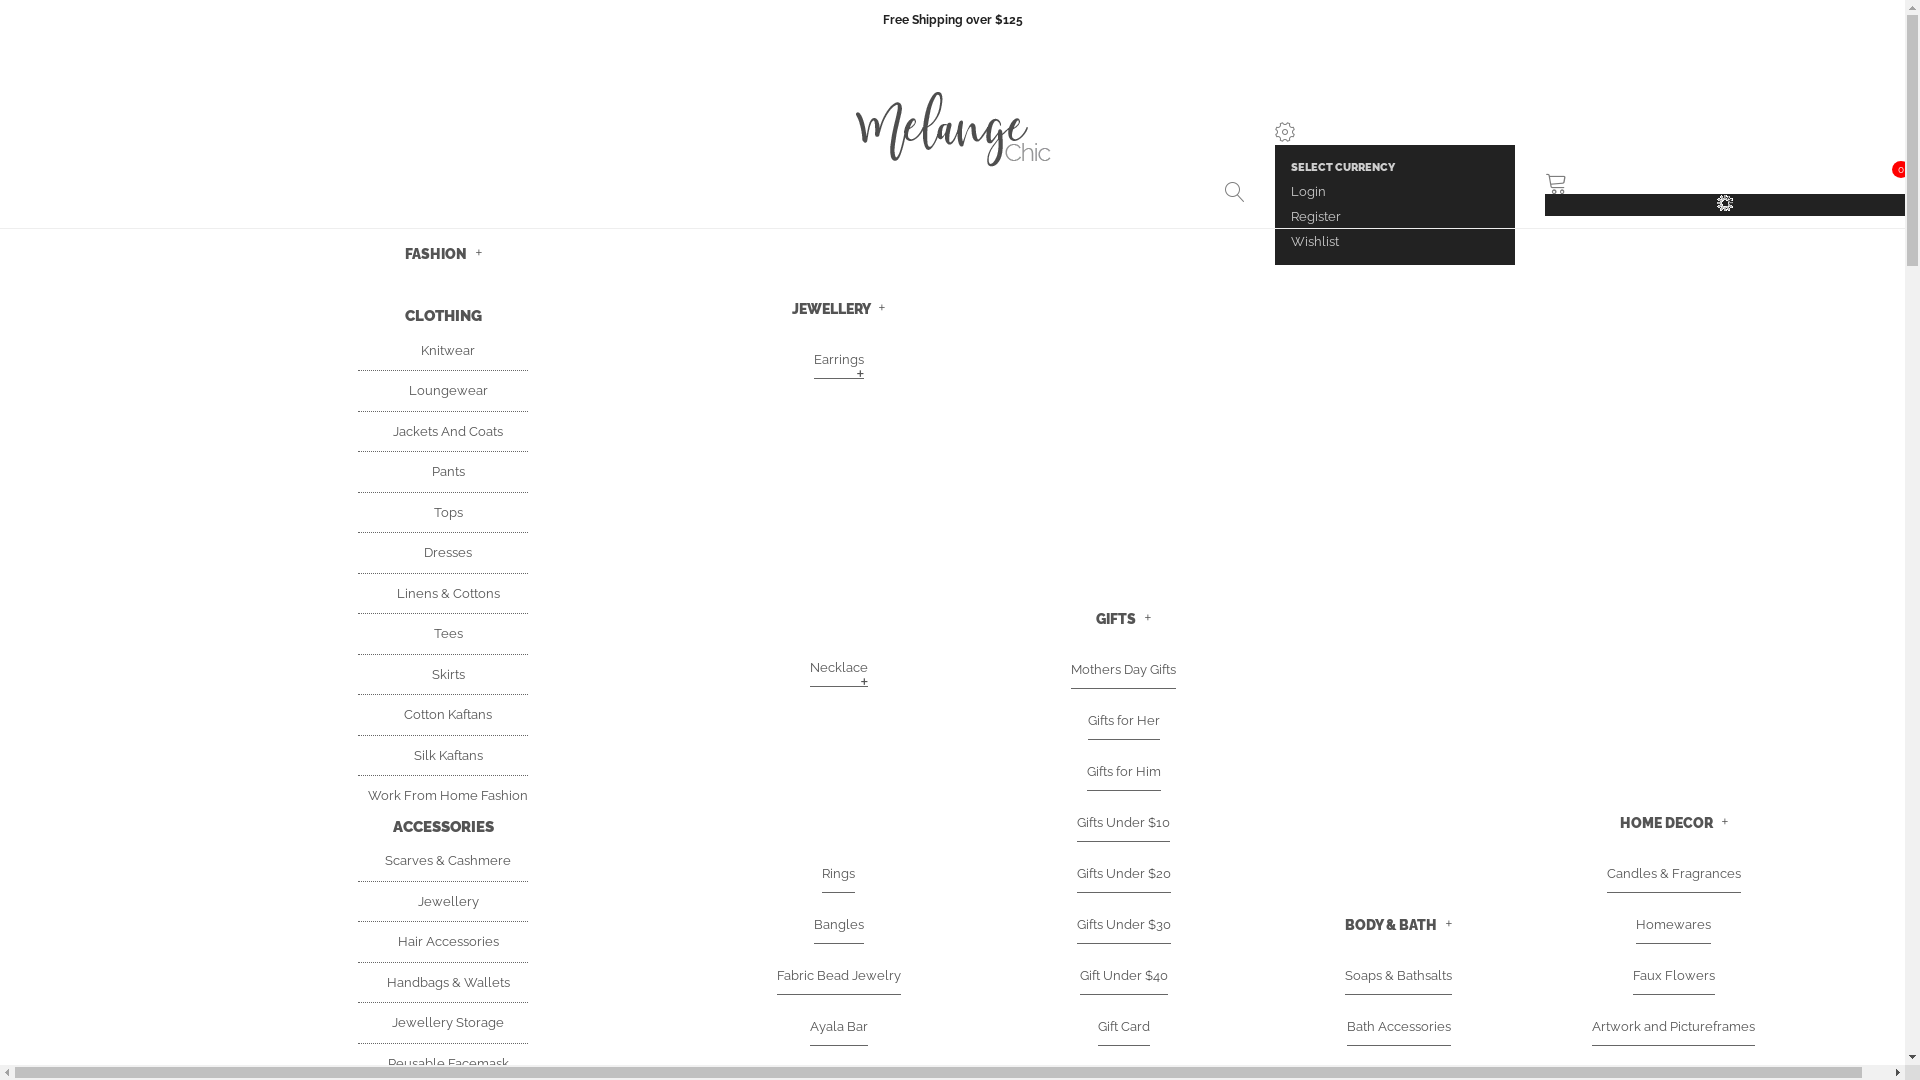 This screenshot has width=1920, height=1080. Describe the element at coordinates (441, 252) in the screenshot. I see `'FASHION'` at that location.